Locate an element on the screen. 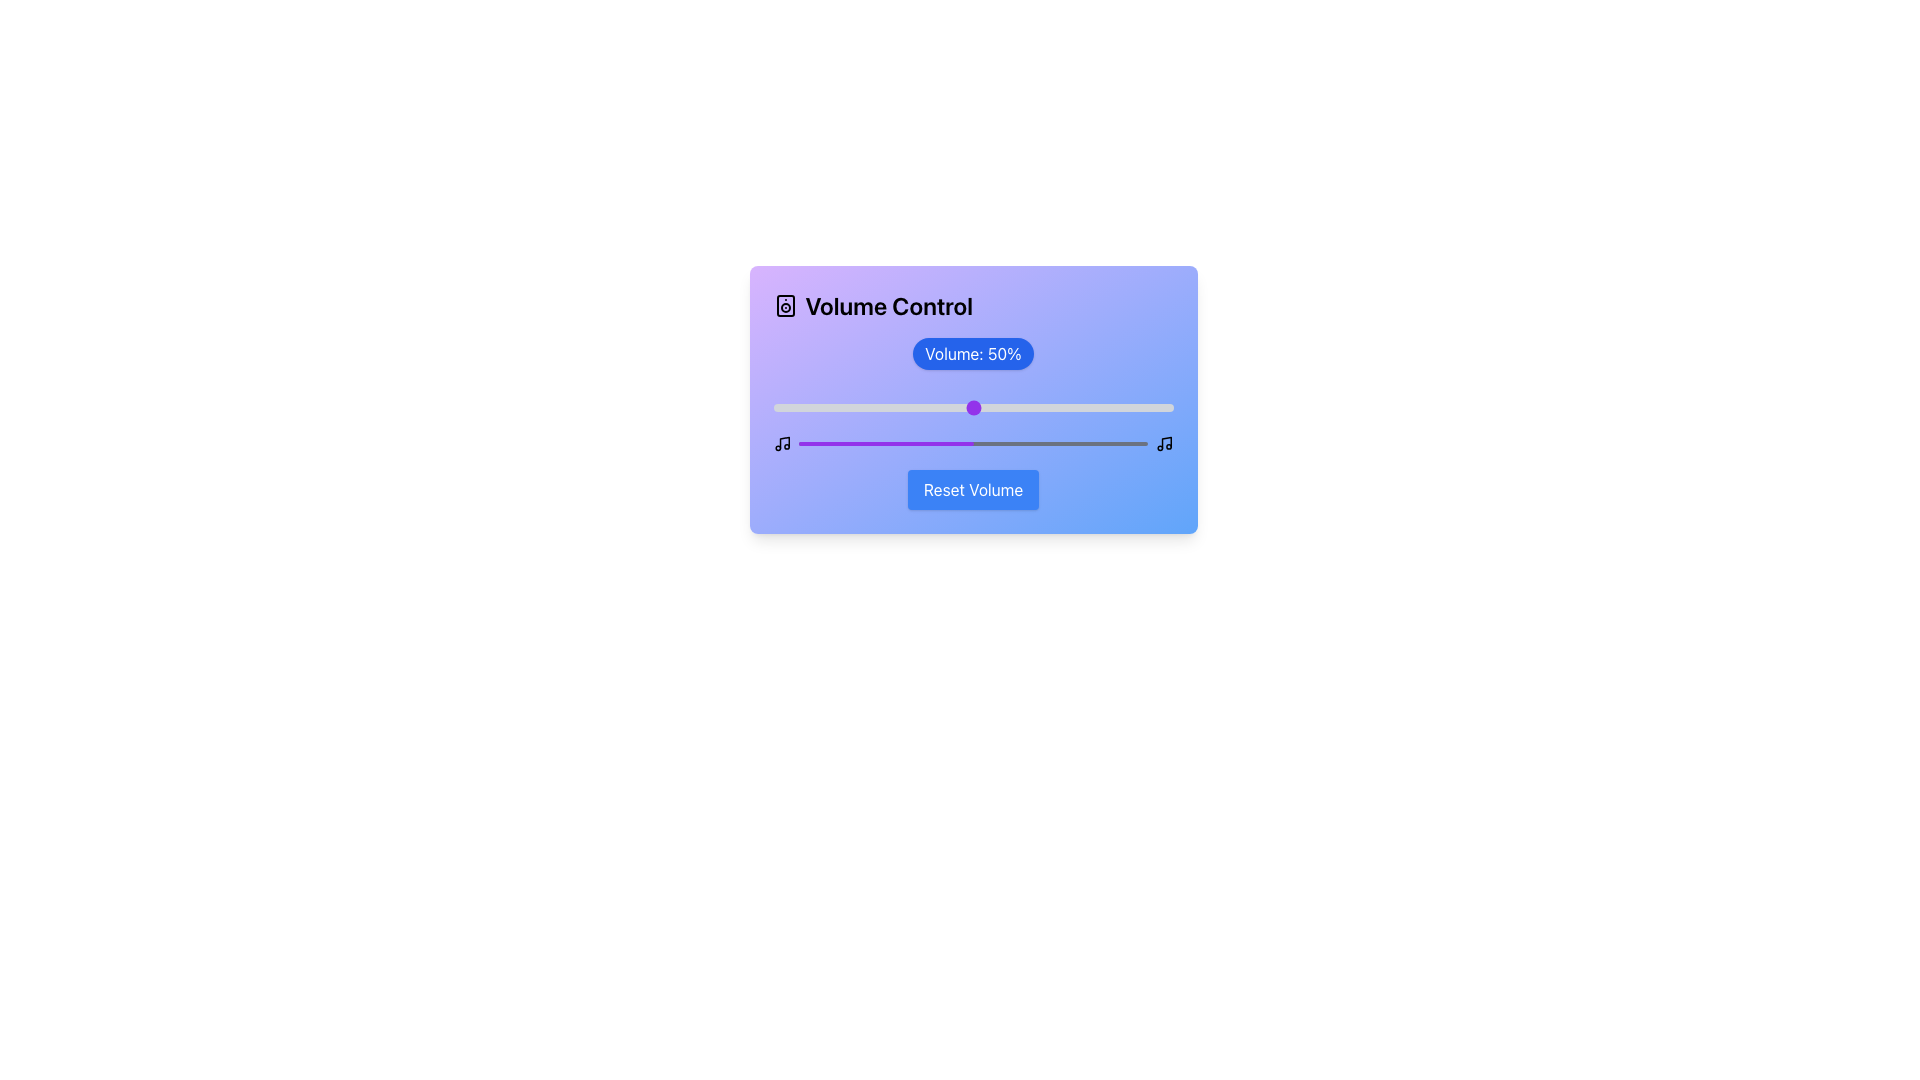 This screenshot has height=1080, width=1920. the SVG Rectangle, which is a decorative component of the speaker icon located at the top-left corner of the interface next to the 'Volume Control' title is located at coordinates (784, 305).